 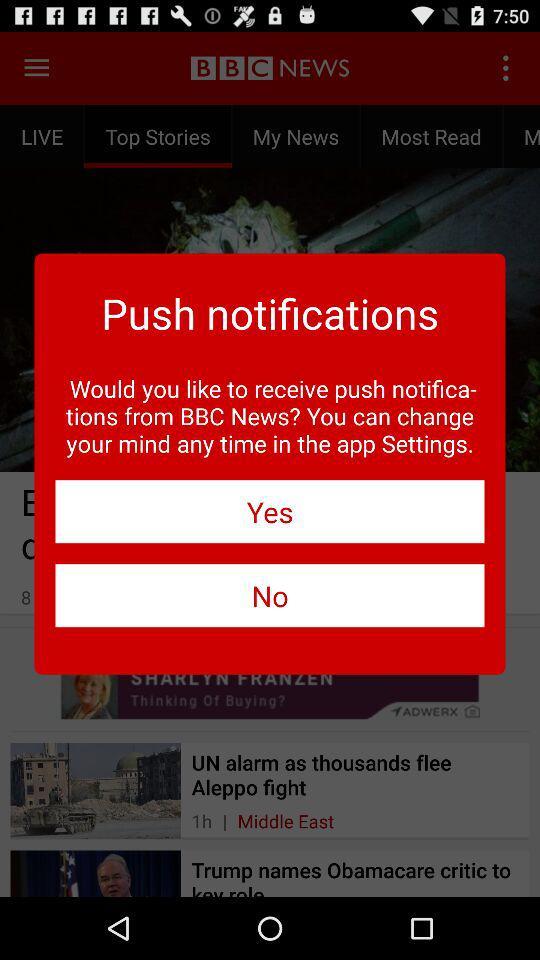 I want to click on the no, so click(x=270, y=595).